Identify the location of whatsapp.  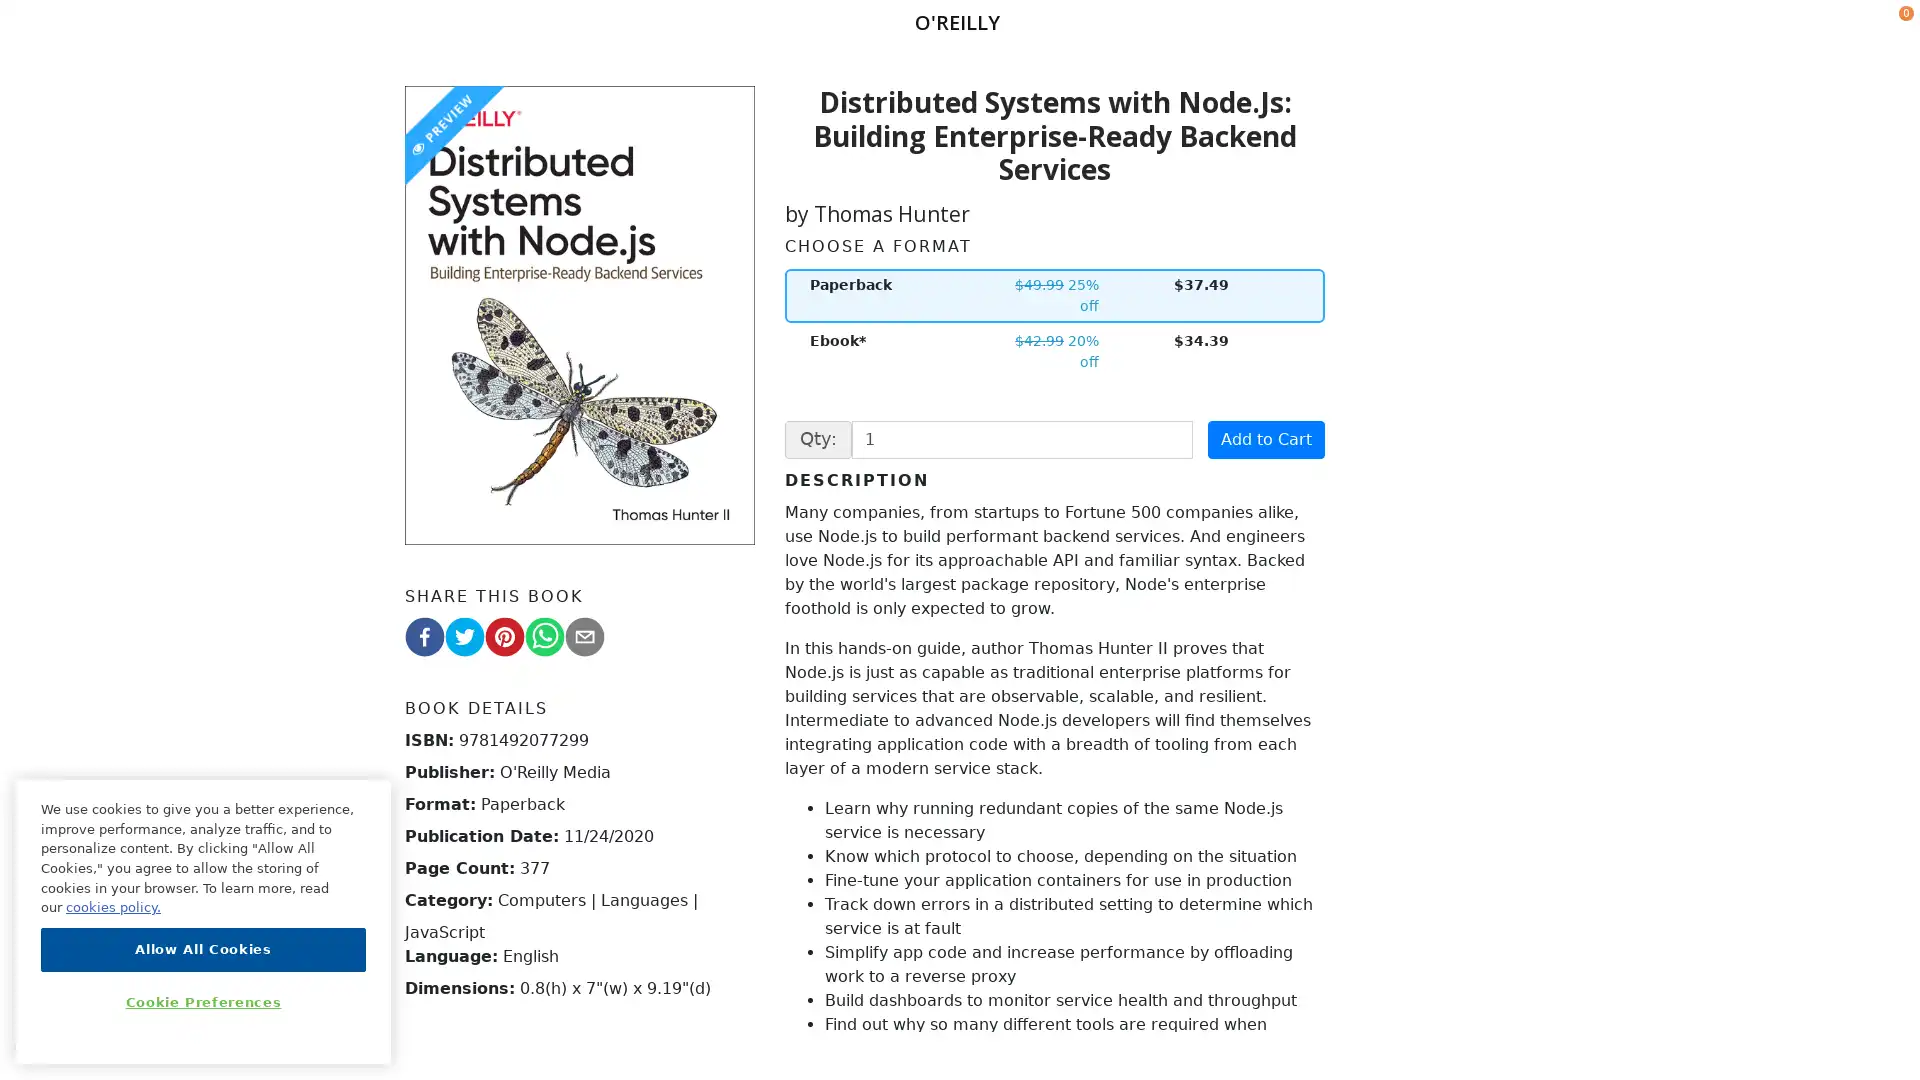
(545, 636).